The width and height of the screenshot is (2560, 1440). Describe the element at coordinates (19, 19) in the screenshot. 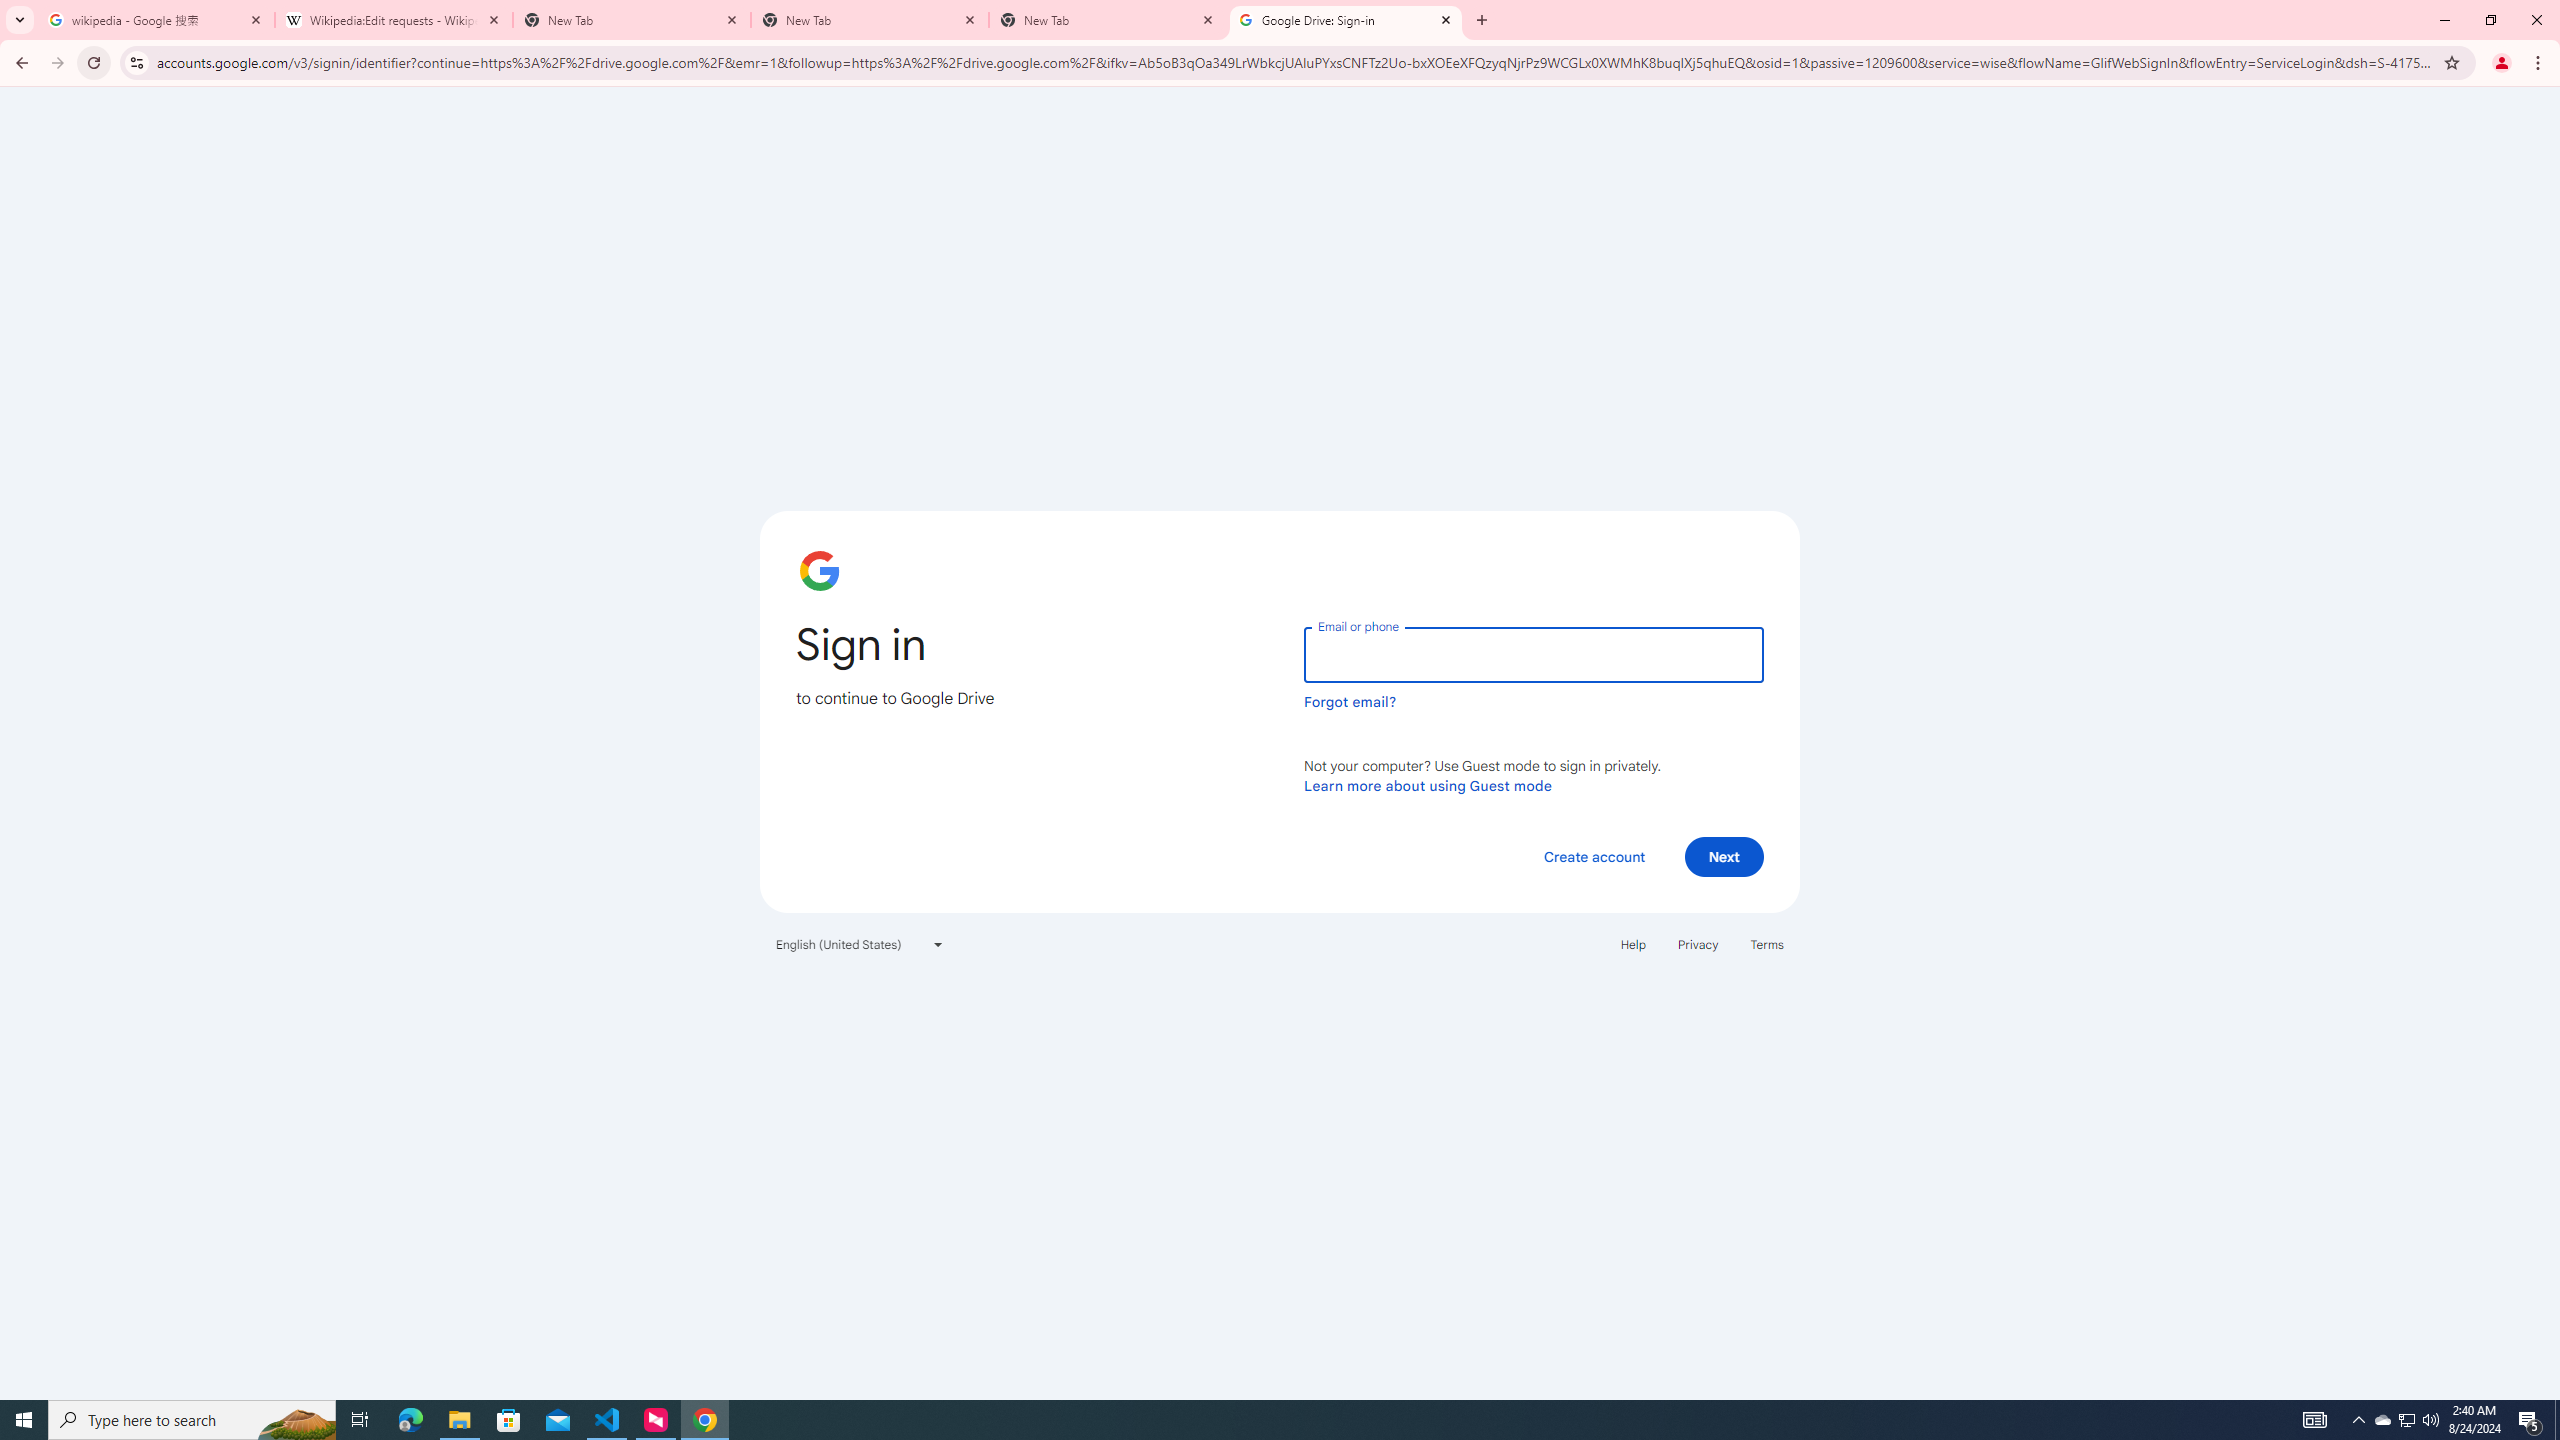

I see `'Search tabs'` at that location.